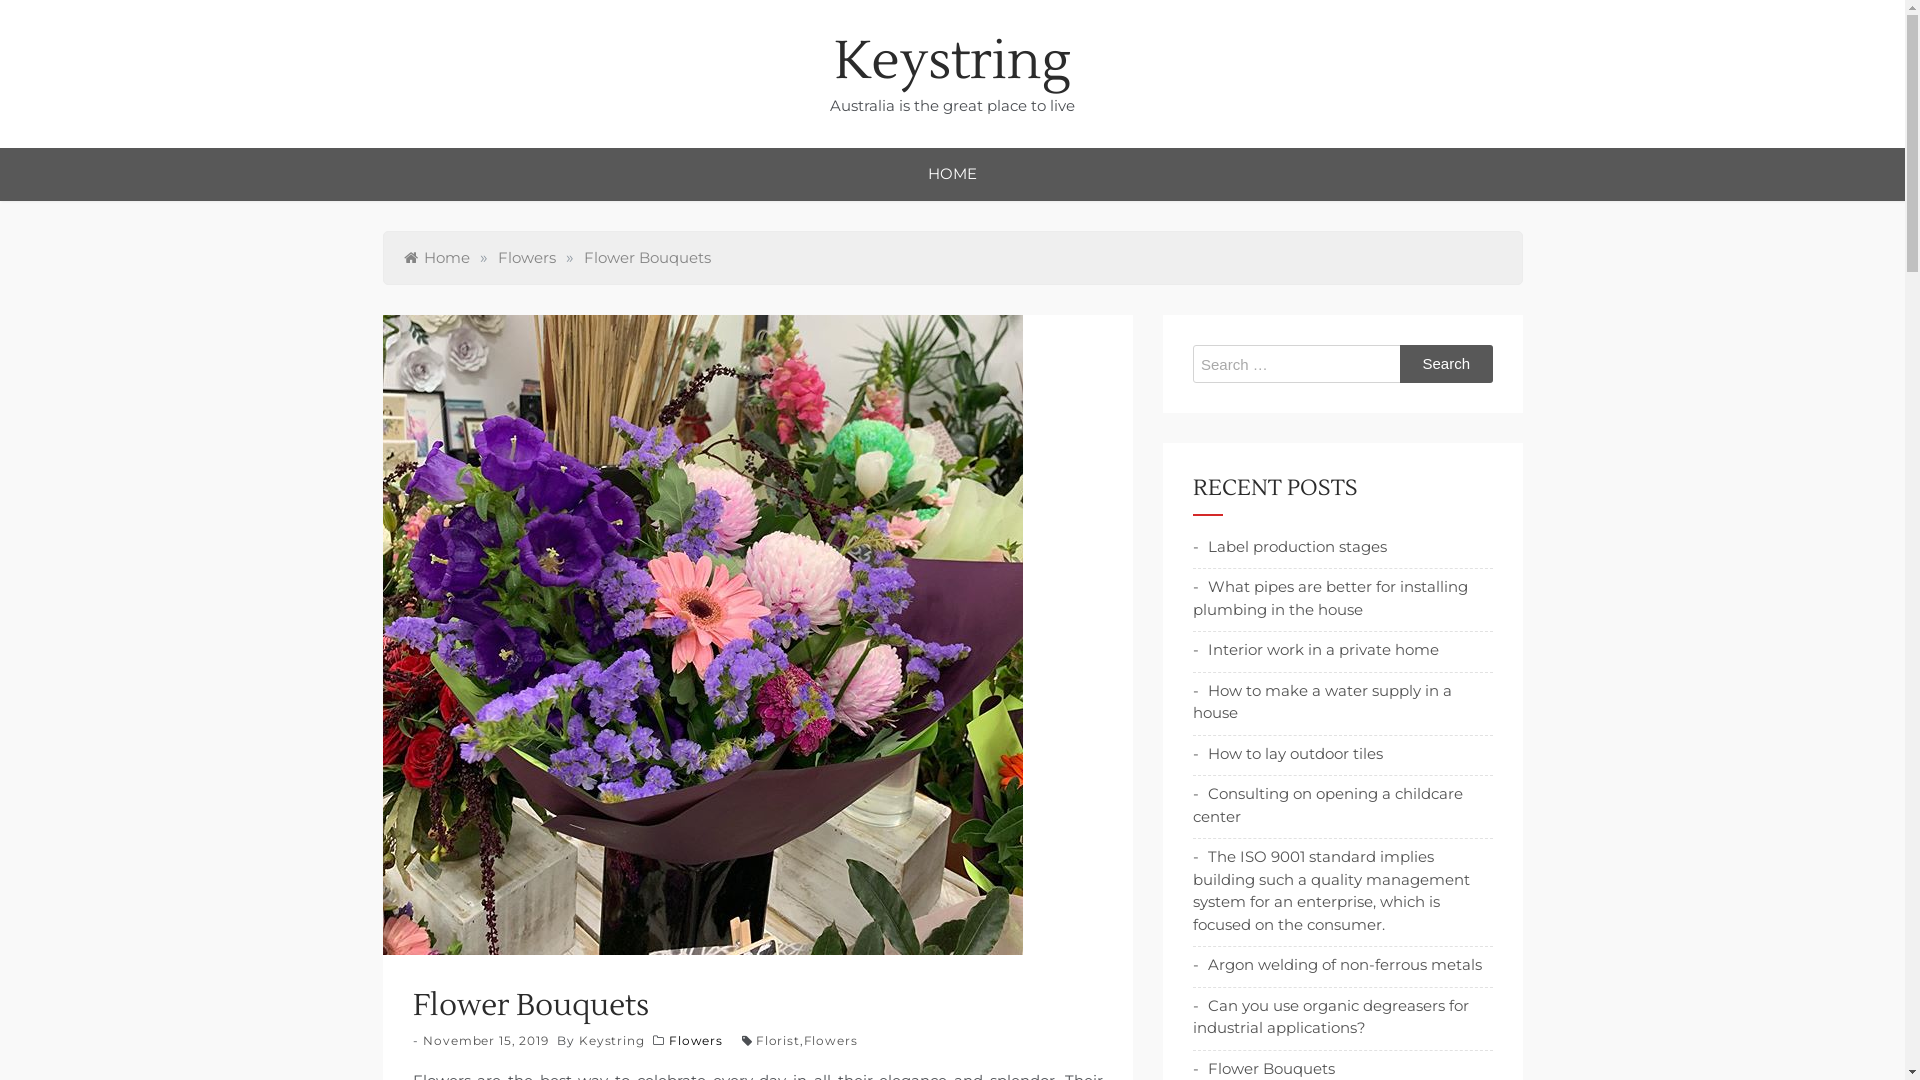 Image resolution: width=1920 pixels, height=1080 pixels. I want to click on 'Interior work in a private home', so click(1315, 649).